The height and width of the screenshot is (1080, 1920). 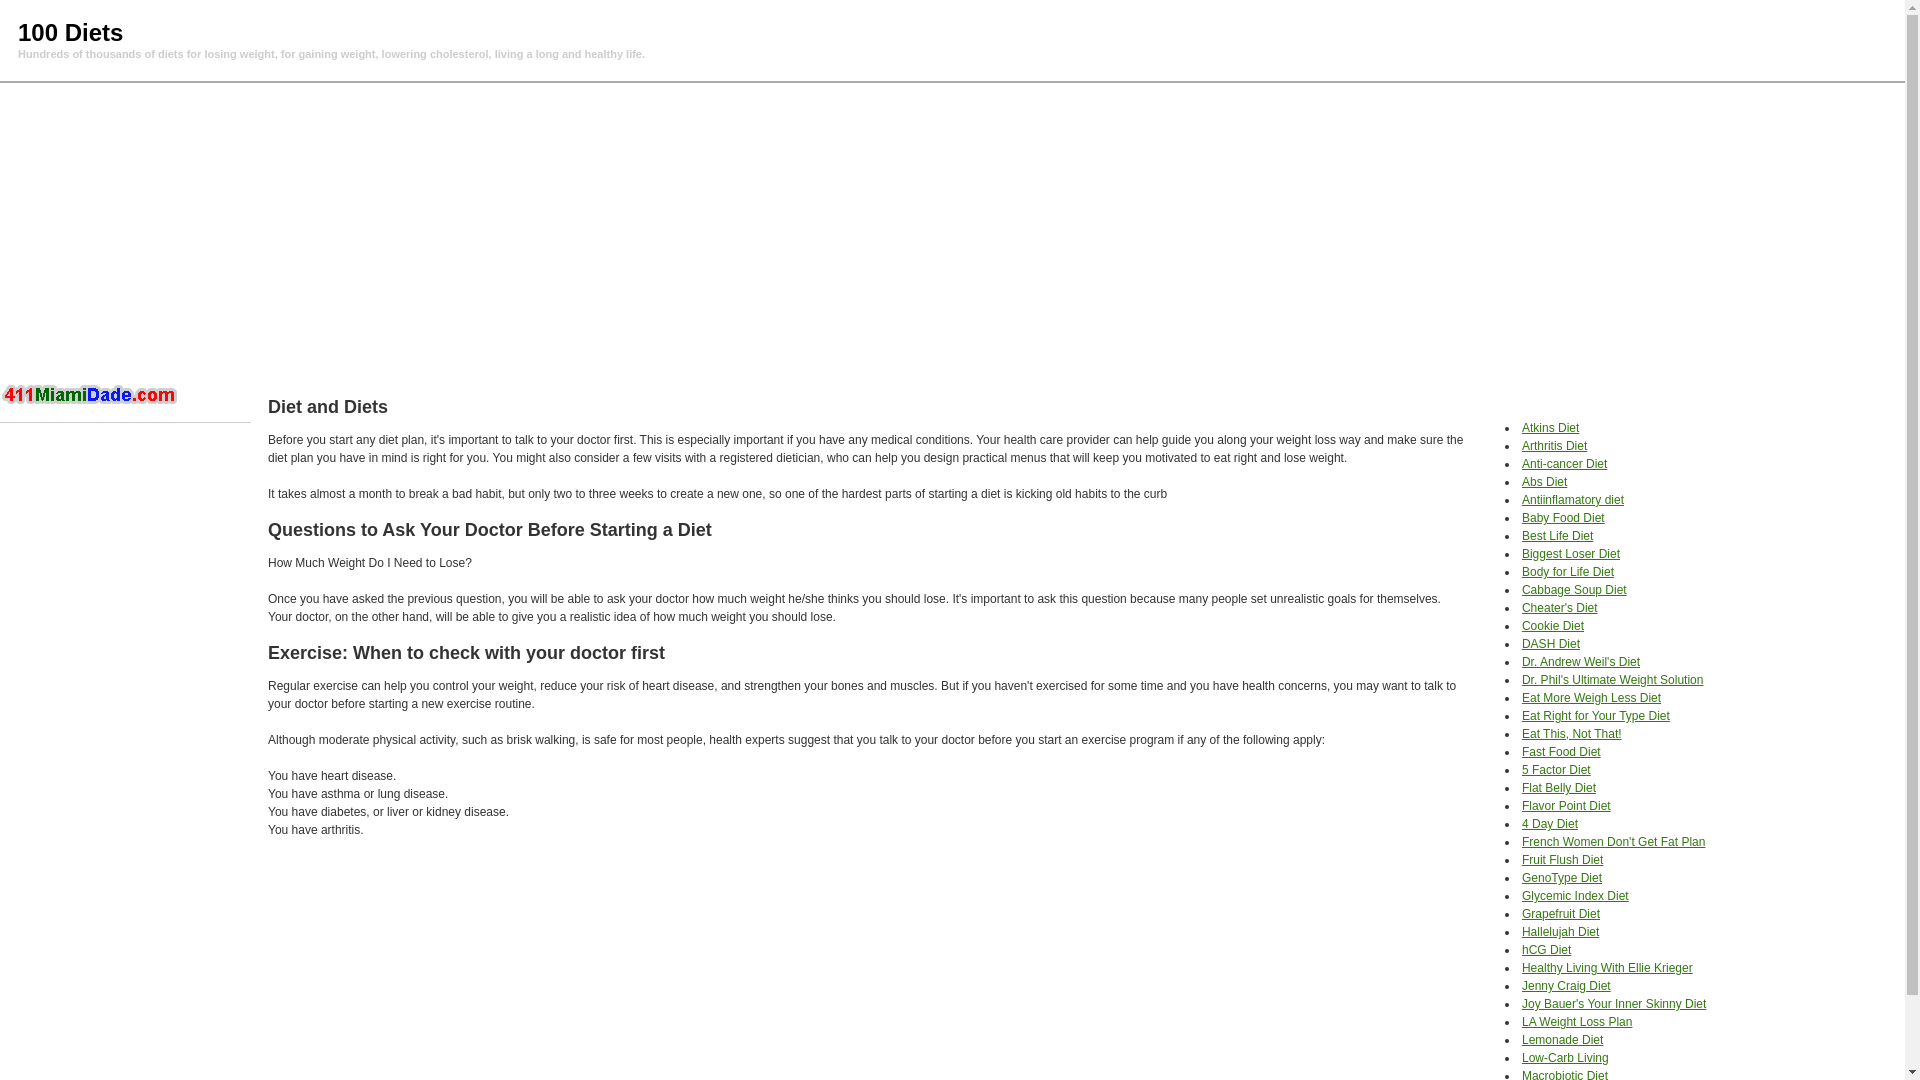 I want to click on 'Antiinflamatory diet', so click(x=1572, y=499).